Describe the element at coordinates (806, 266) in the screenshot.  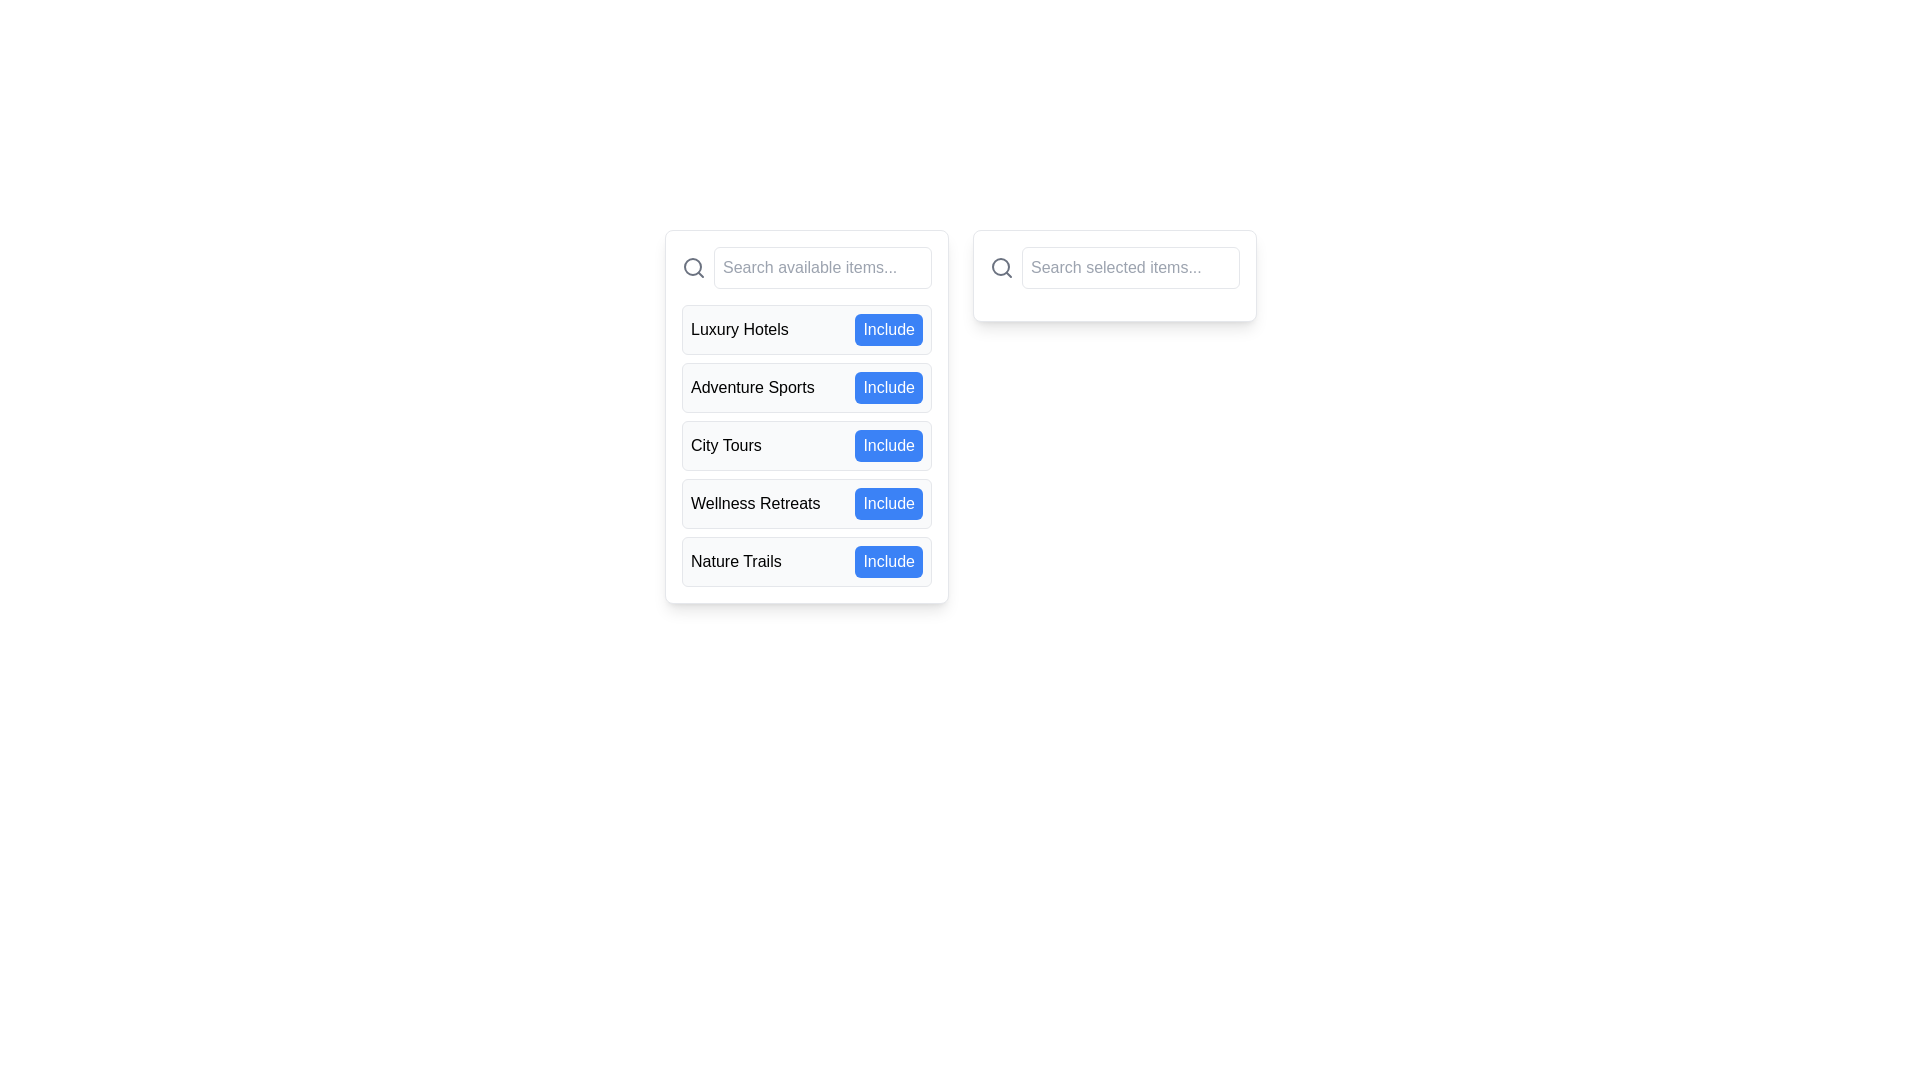
I see `the search input field with a magnifying glass icon to focus and input text` at that location.